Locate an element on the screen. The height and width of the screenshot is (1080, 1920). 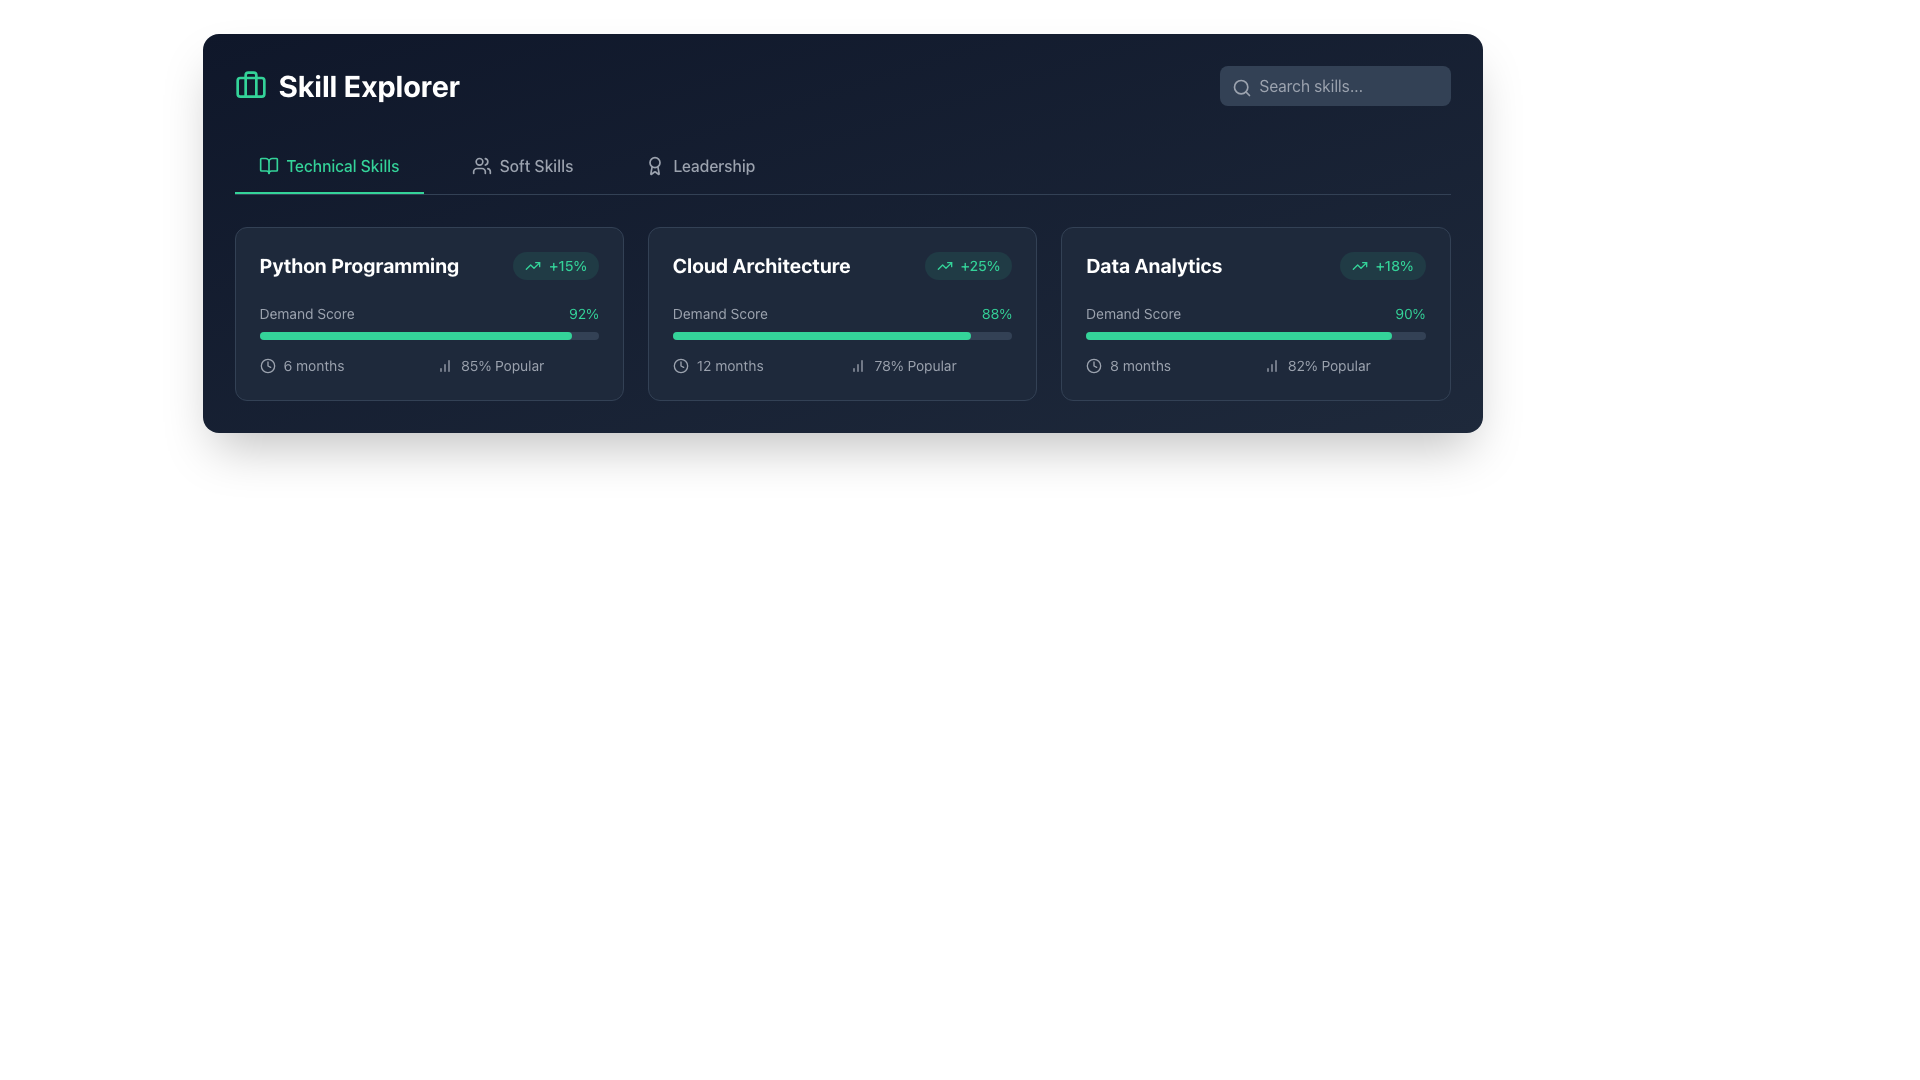
the text label reading 'Demand Score' which is displayed in a light font color on a dark background, located in the card for 'Cloud Architecture' near the middle-left section, above the numeric value '88%' is located at coordinates (720, 313).